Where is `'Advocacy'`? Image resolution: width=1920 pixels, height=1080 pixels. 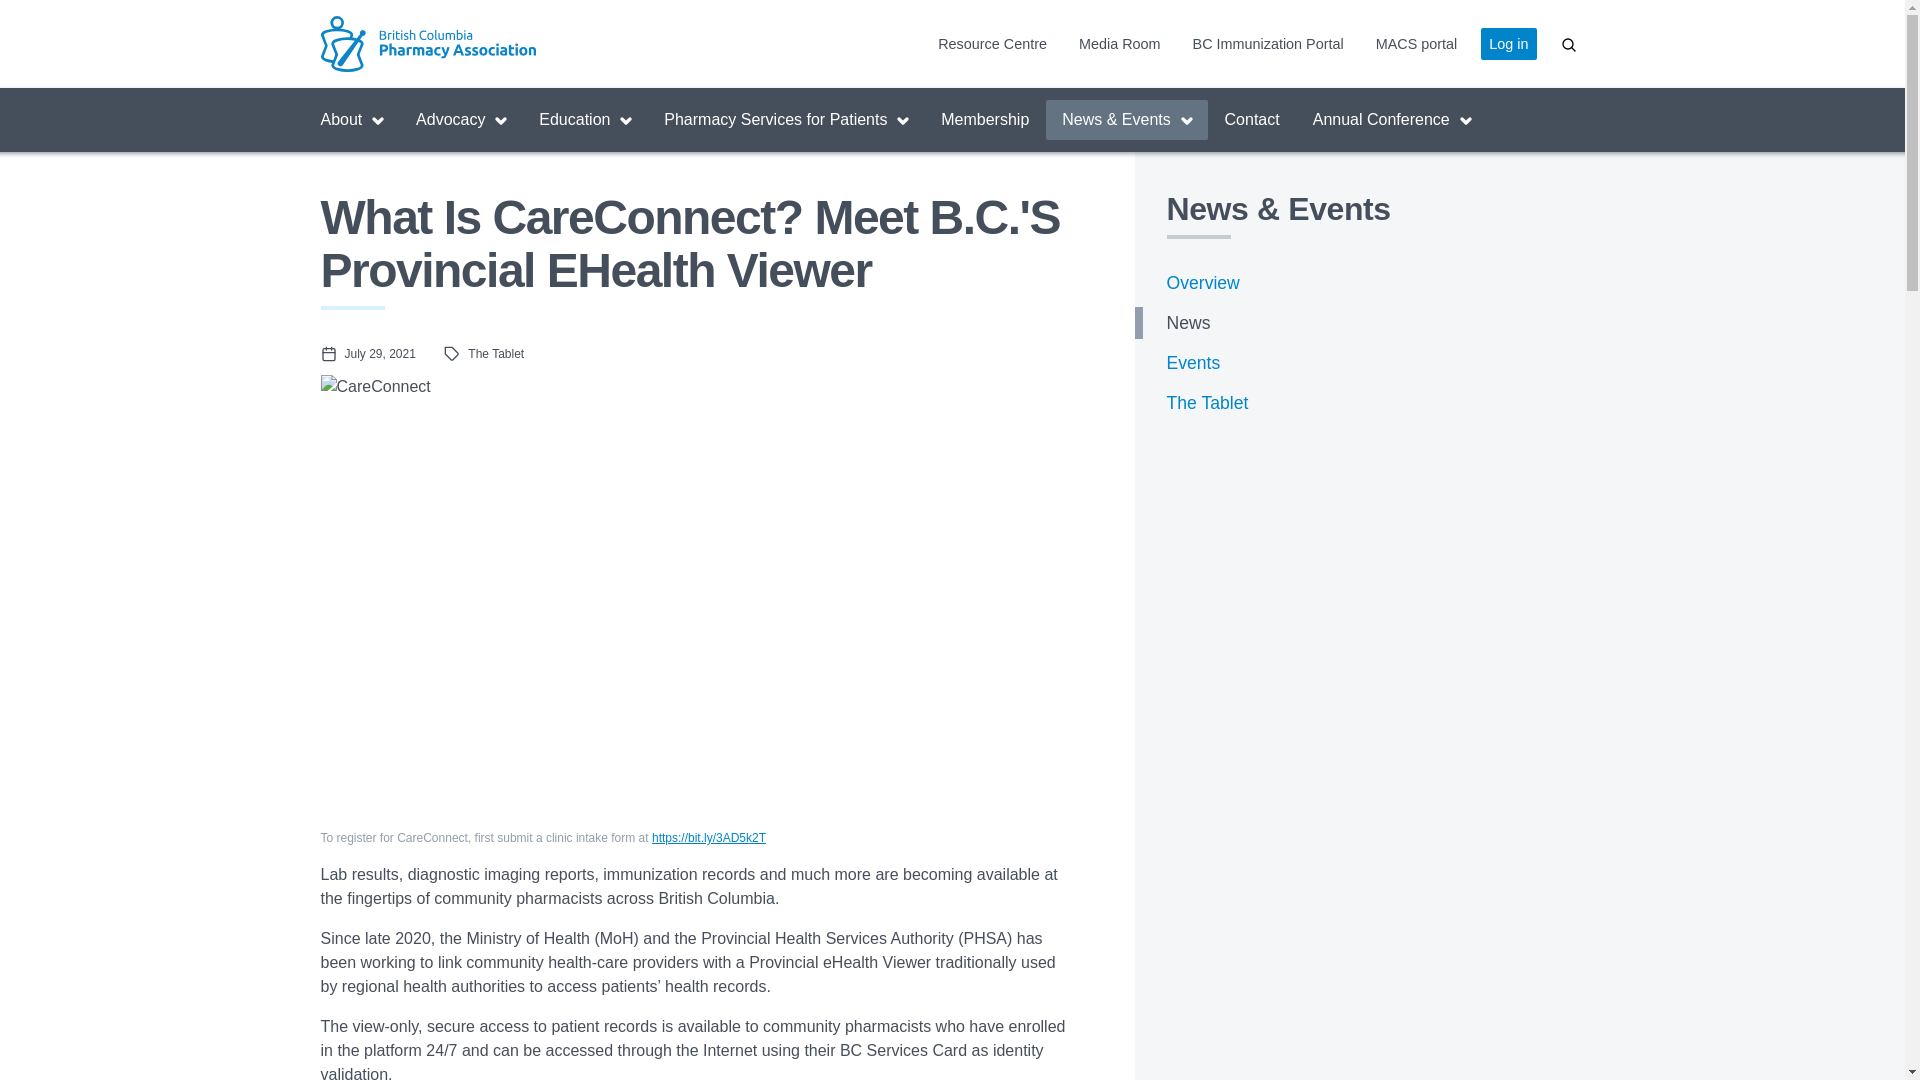 'Advocacy' is located at coordinates (459, 119).